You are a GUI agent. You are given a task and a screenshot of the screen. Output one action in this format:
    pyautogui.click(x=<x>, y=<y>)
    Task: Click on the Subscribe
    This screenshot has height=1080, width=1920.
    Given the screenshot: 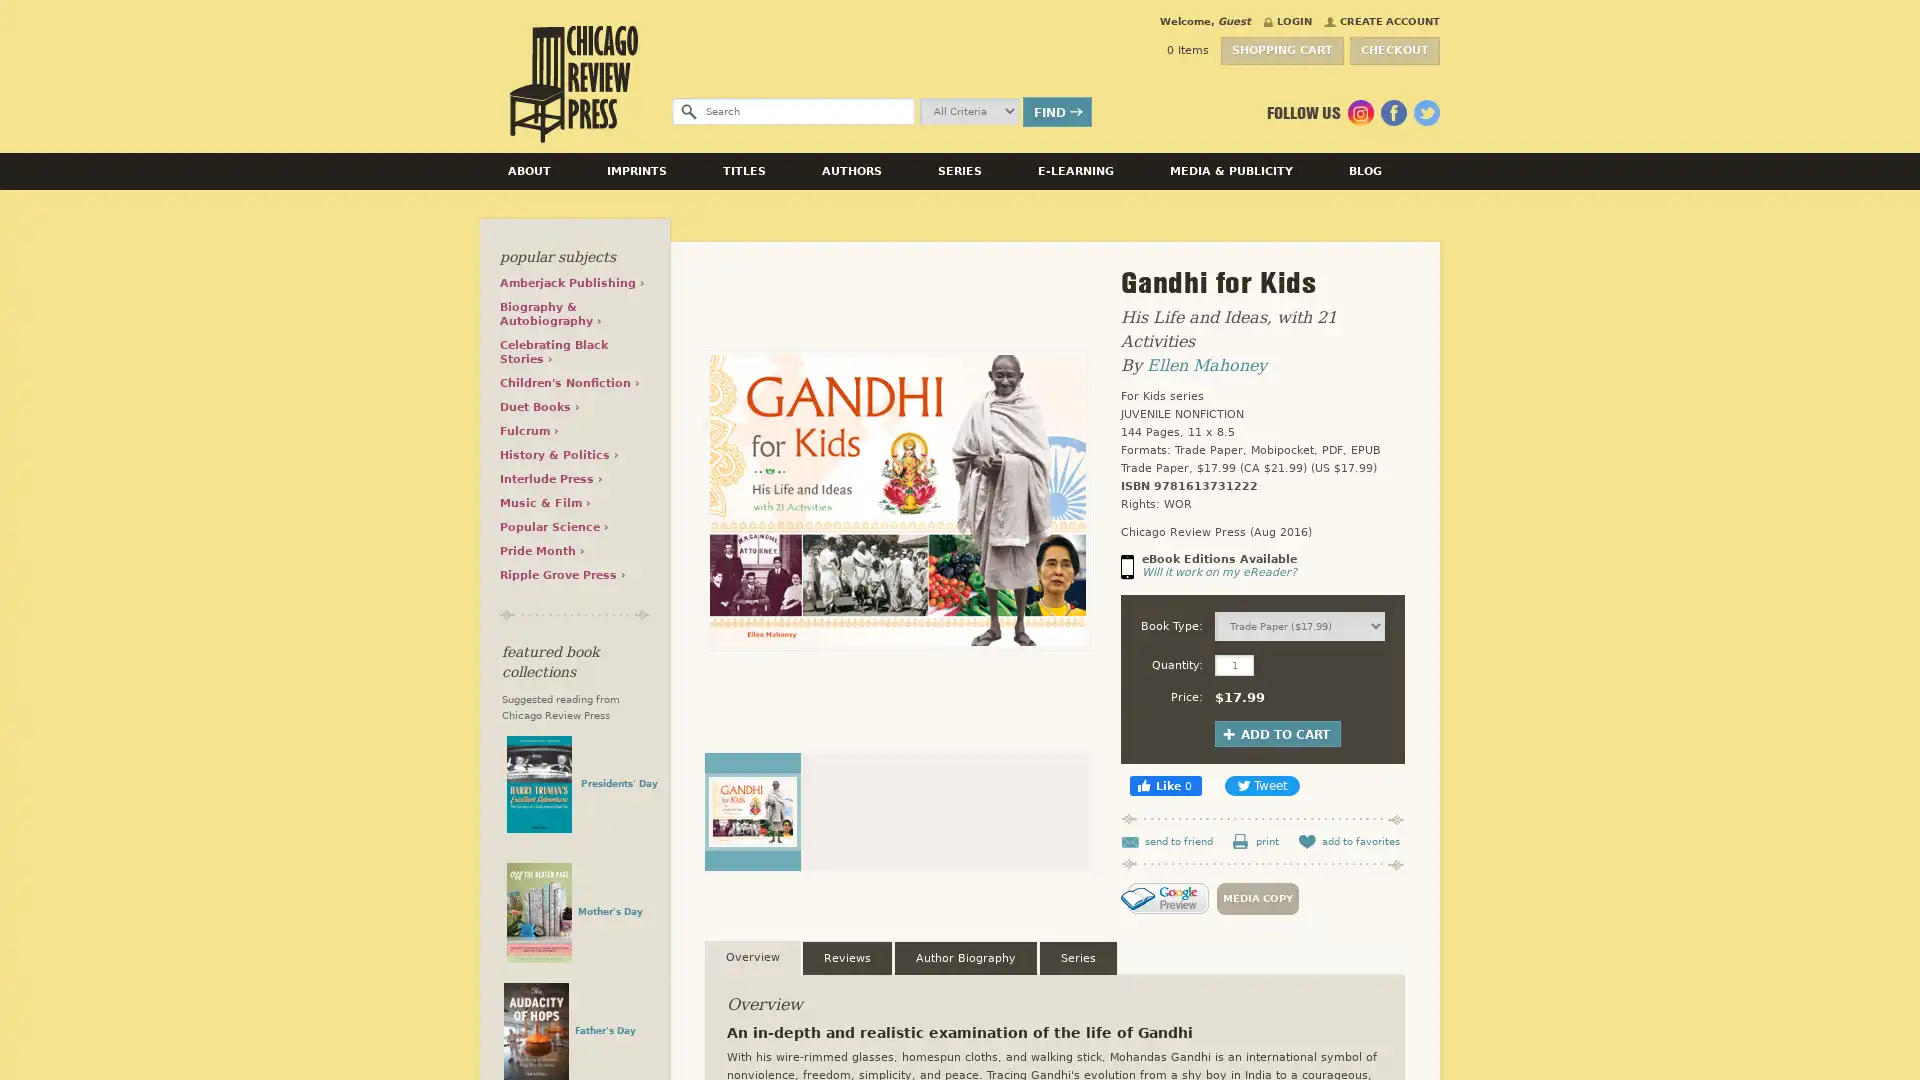 What is the action you would take?
    pyautogui.click(x=1390, y=533)
    